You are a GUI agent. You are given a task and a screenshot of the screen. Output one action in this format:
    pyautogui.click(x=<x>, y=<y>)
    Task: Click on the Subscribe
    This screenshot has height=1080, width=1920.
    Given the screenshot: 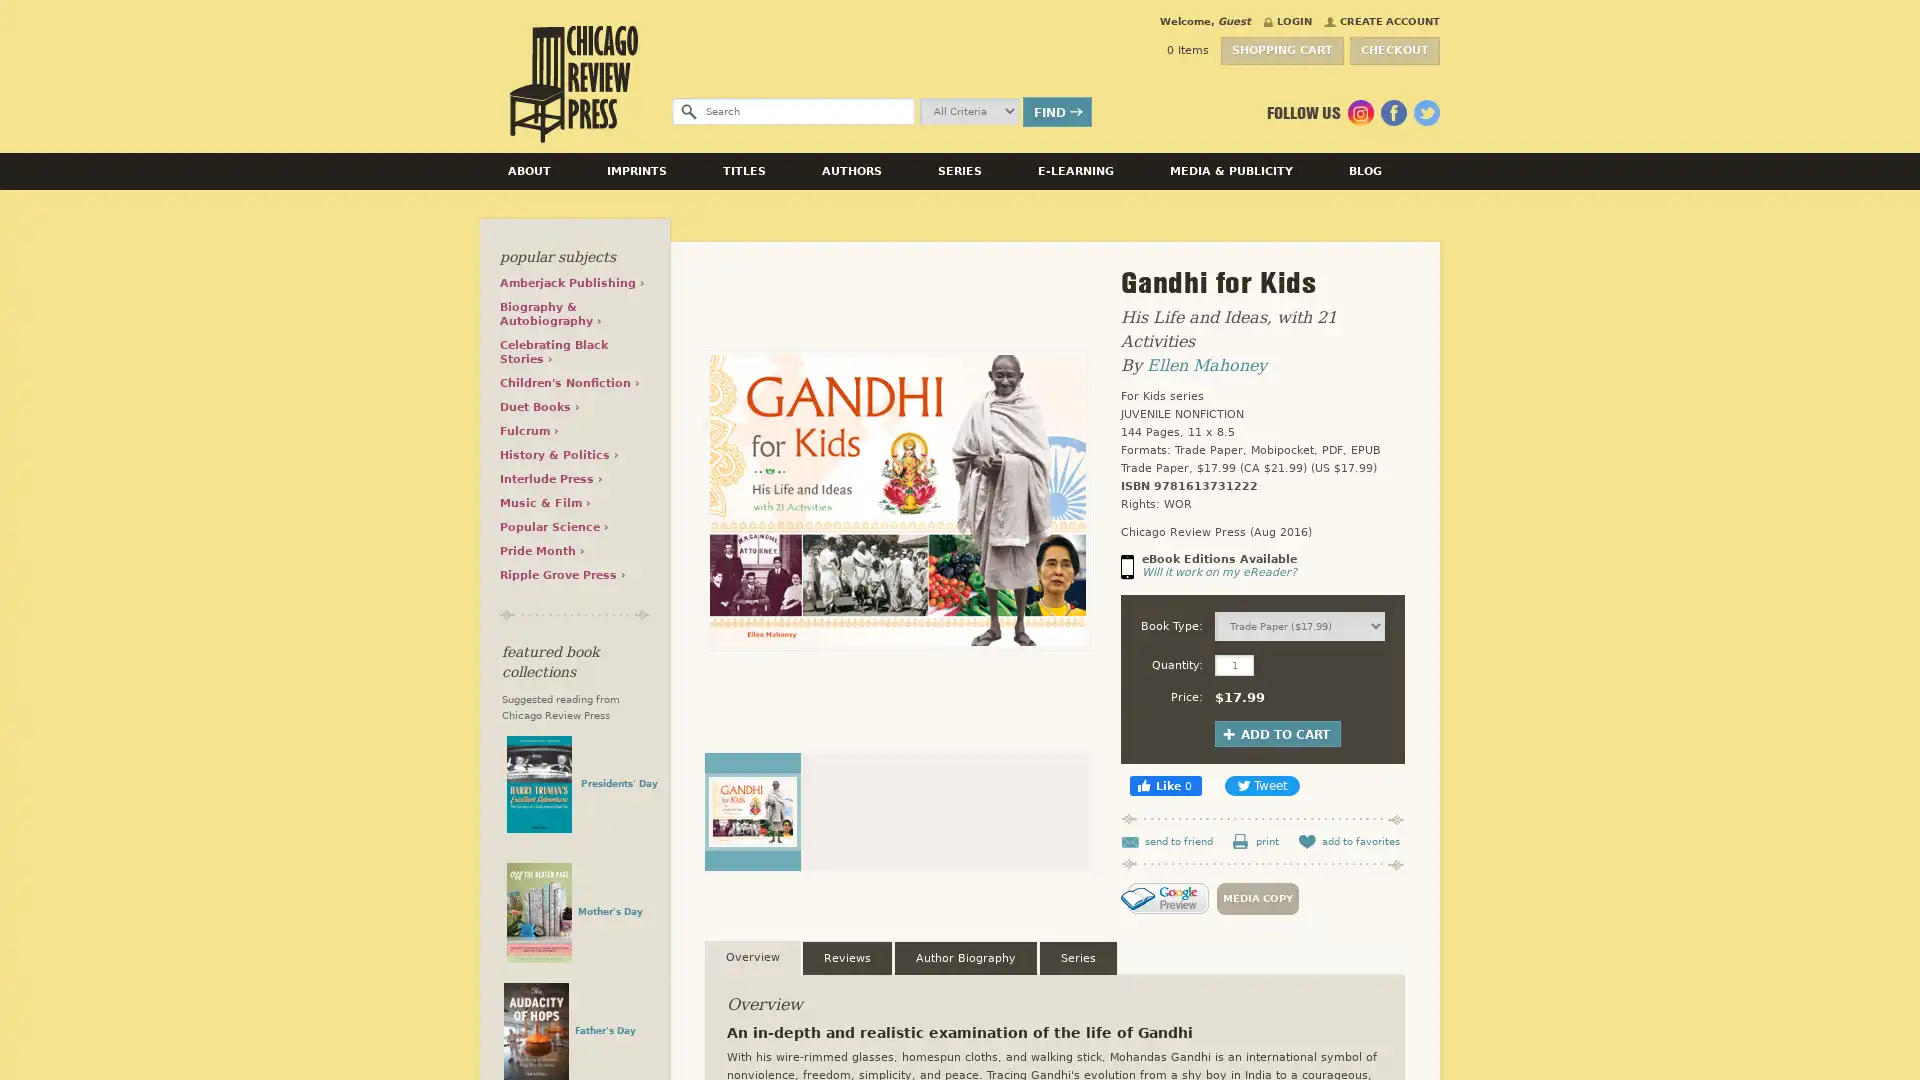 What is the action you would take?
    pyautogui.click(x=1390, y=533)
    